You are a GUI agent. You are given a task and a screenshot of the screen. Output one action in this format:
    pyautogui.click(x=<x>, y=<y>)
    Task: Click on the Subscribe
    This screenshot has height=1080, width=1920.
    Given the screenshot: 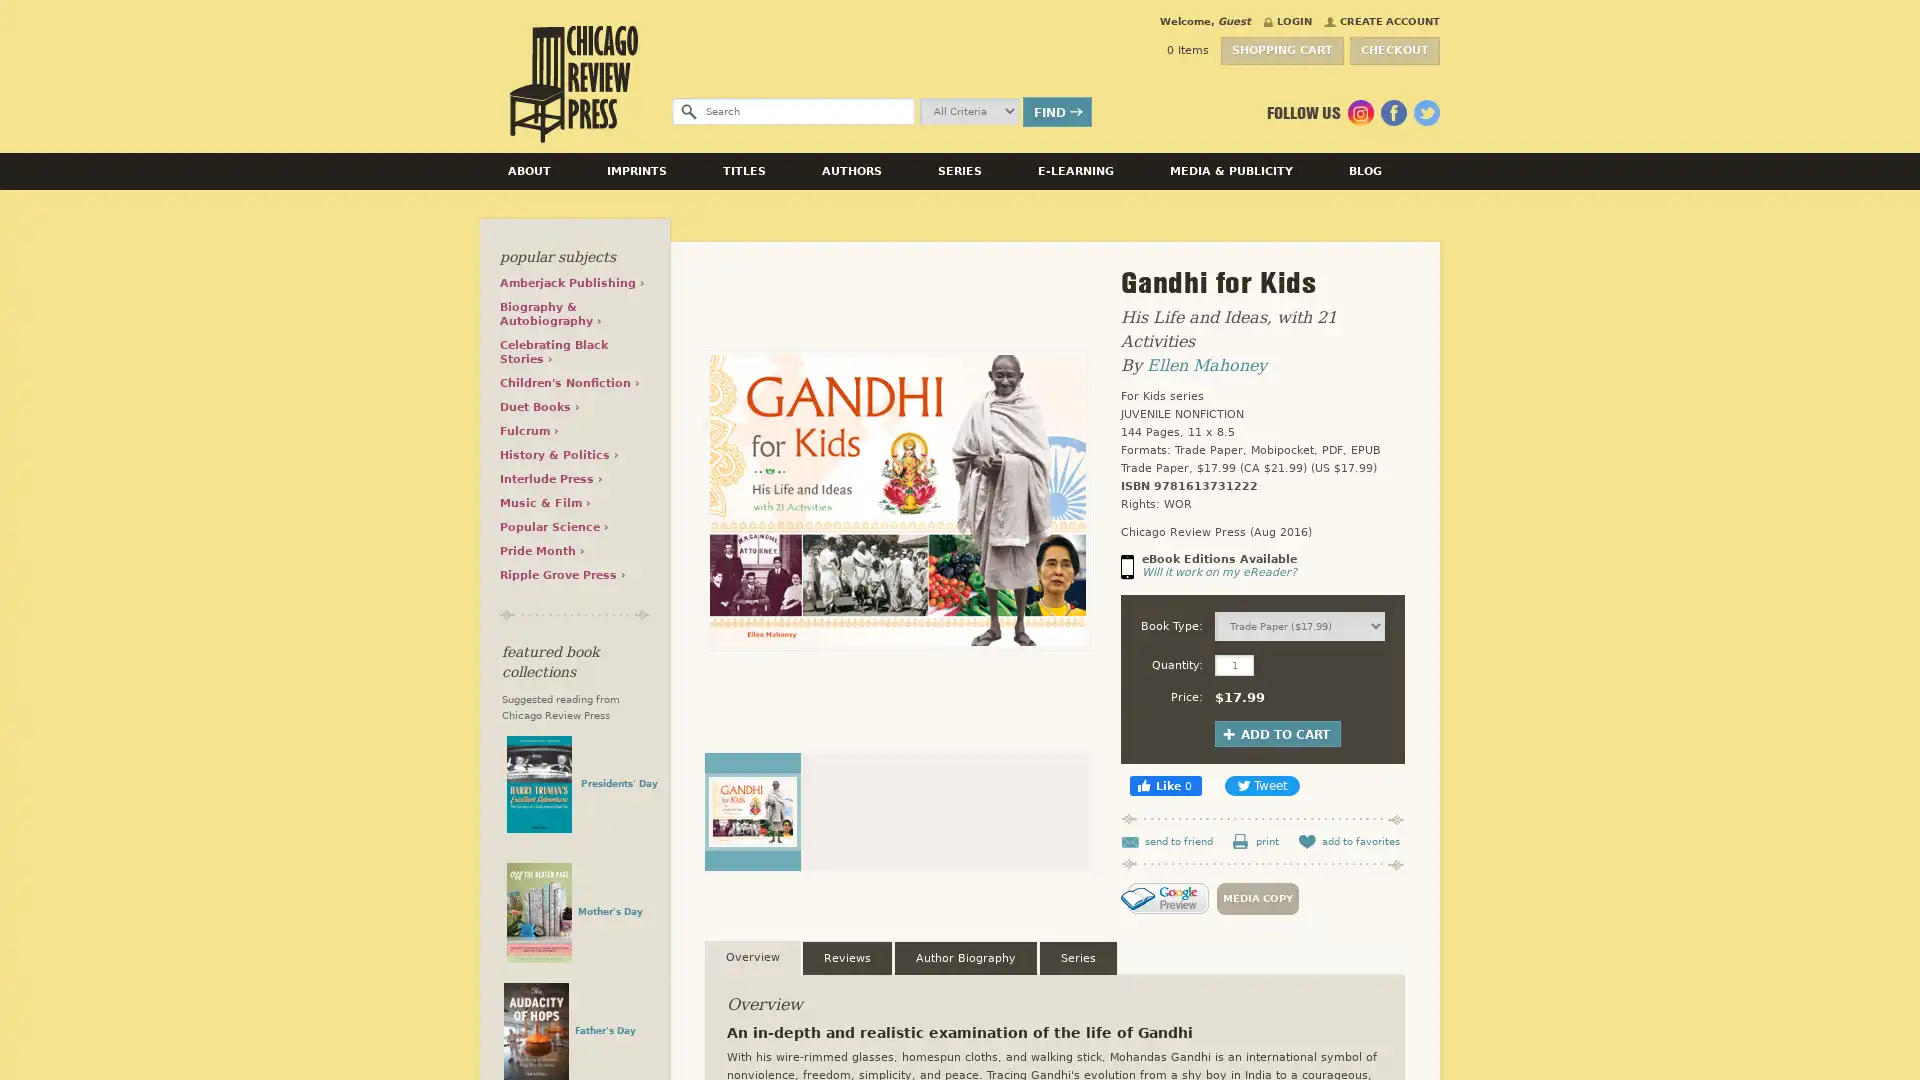 What is the action you would take?
    pyautogui.click(x=1390, y=533)
    